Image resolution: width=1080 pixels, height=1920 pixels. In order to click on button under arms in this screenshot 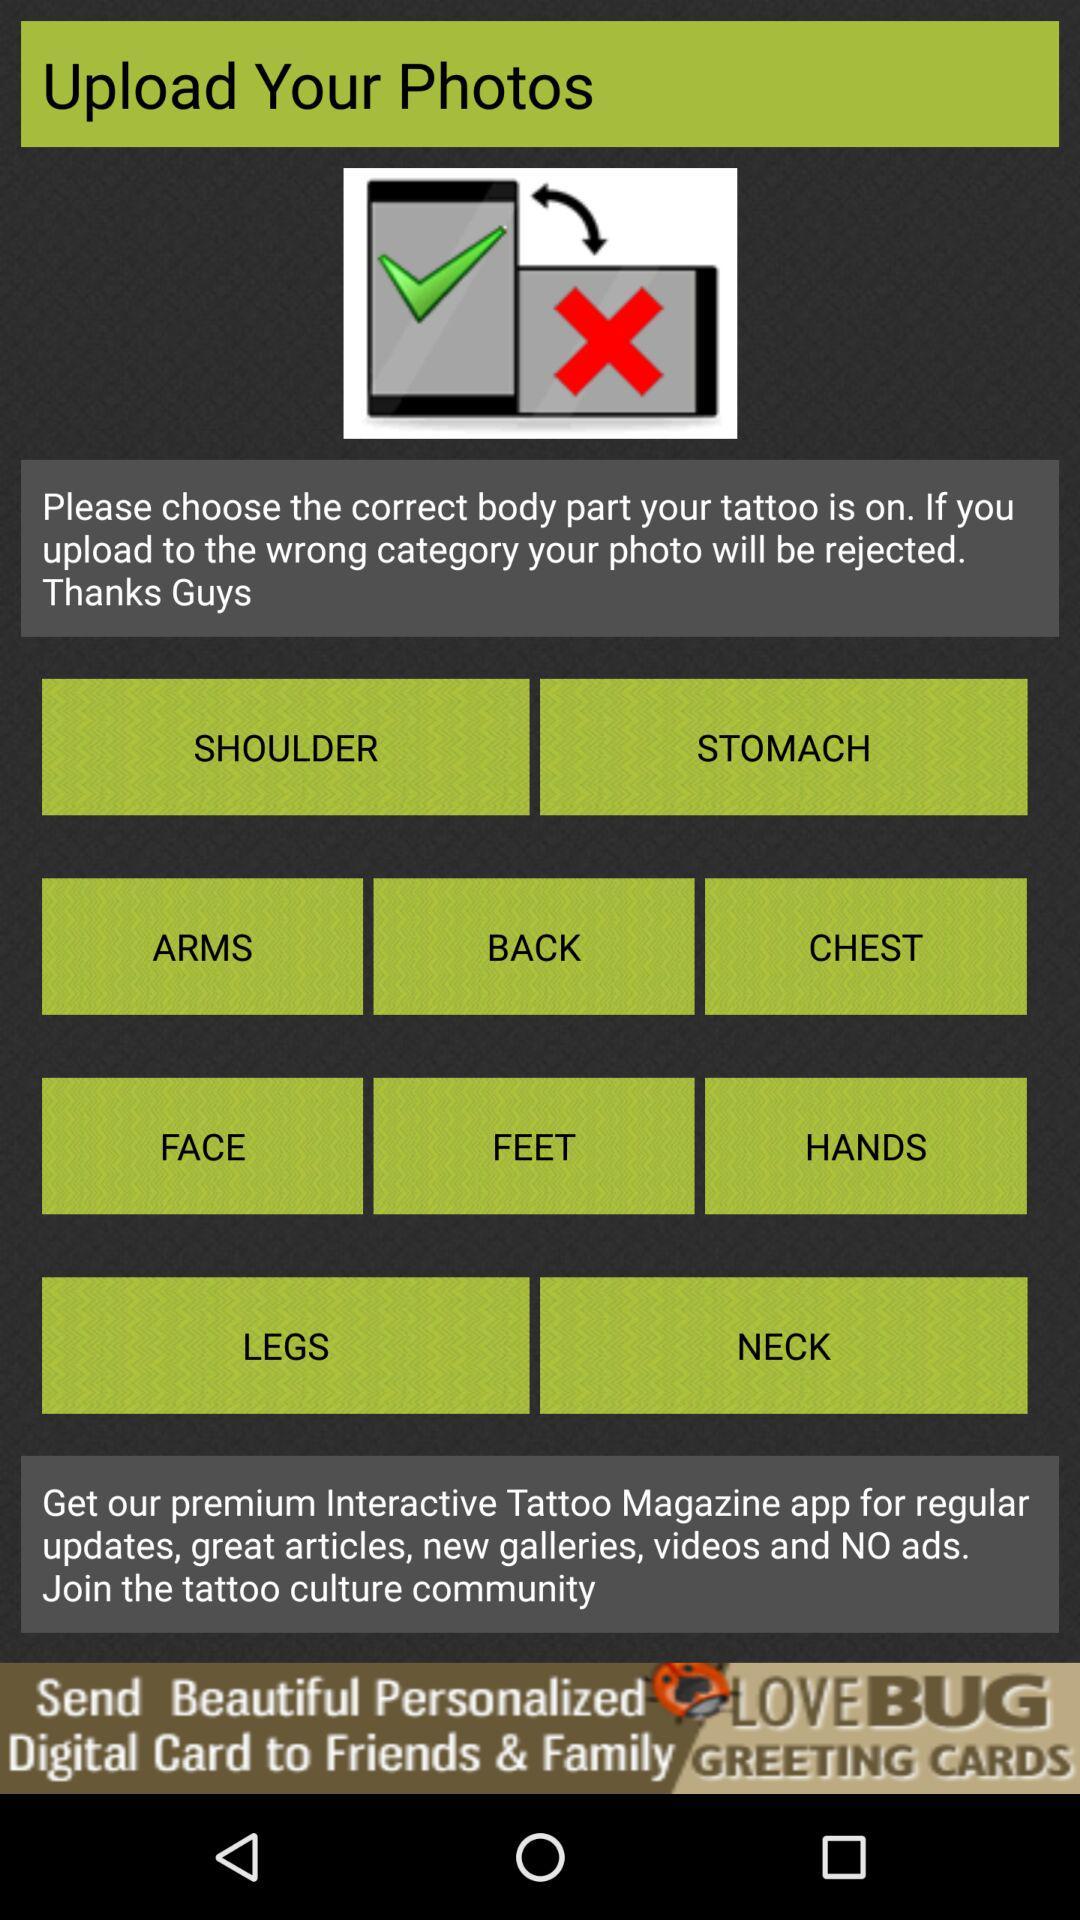, I will do `click(202, 1146)`.